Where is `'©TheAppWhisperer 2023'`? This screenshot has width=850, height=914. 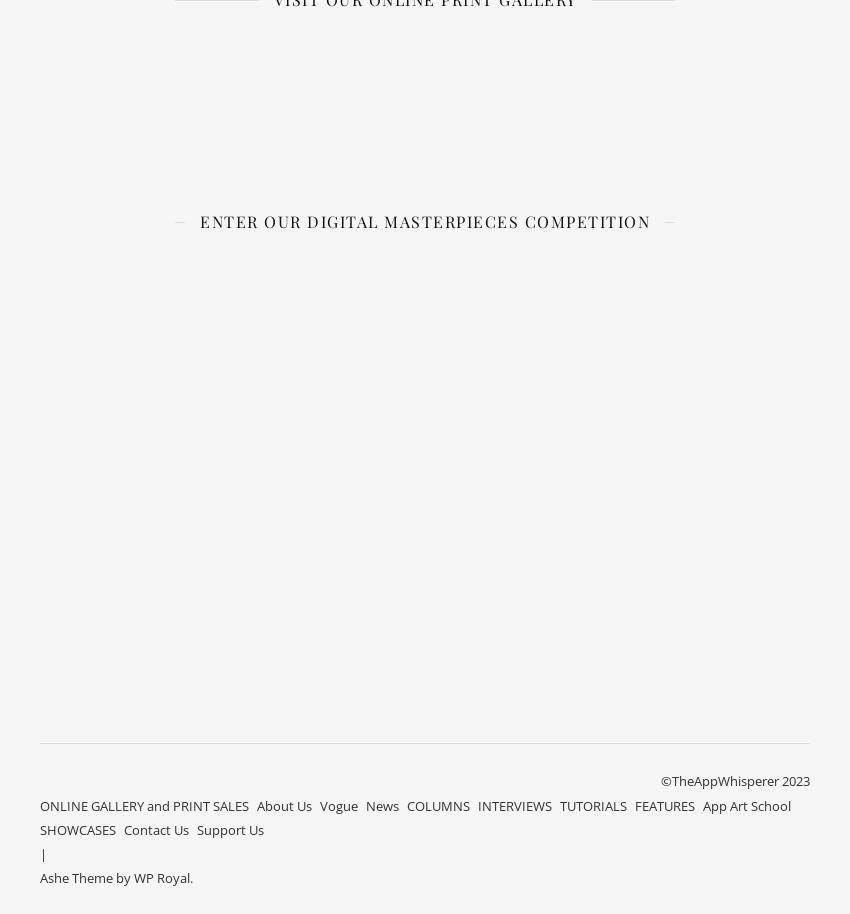 '©TheAppWhisperer 2023' is located at coordinates (660, 779).